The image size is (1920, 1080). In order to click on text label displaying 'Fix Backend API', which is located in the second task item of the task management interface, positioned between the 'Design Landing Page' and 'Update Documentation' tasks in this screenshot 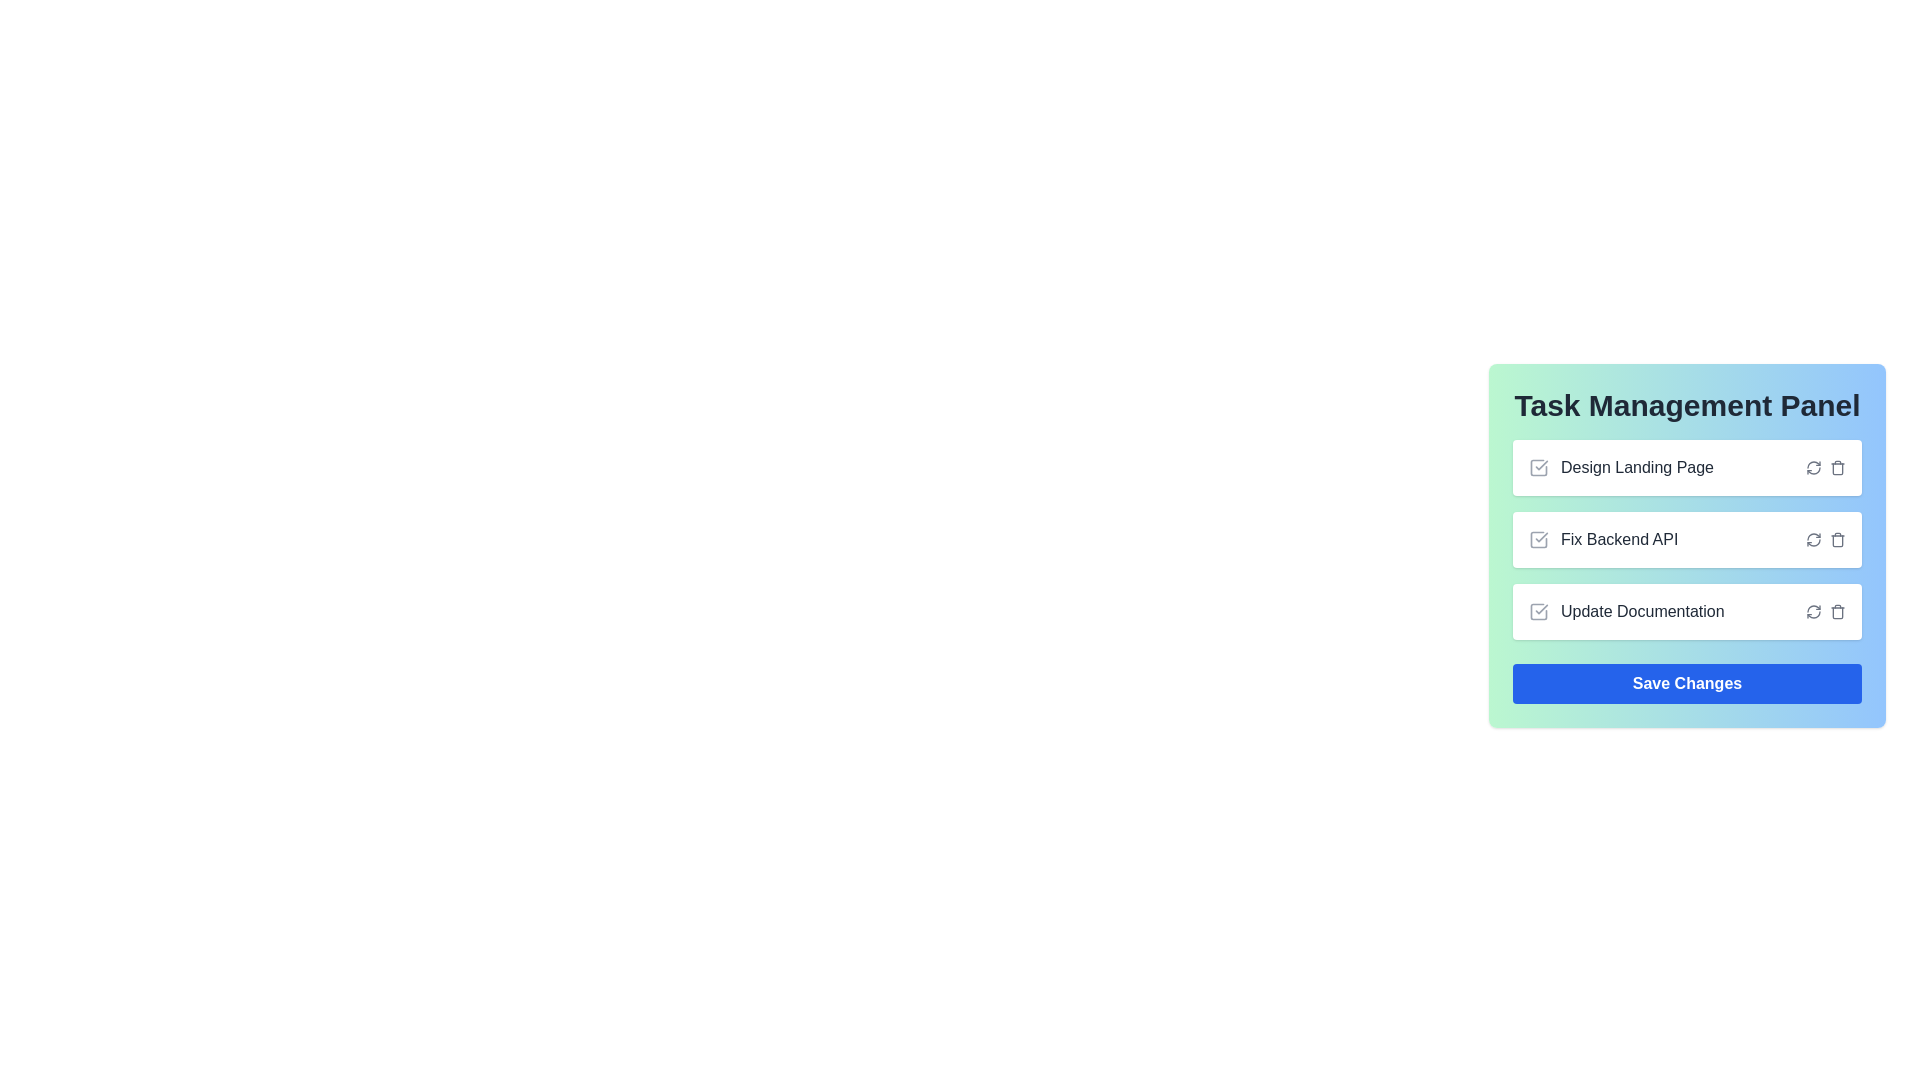, I will do `click(1619, 540)`.